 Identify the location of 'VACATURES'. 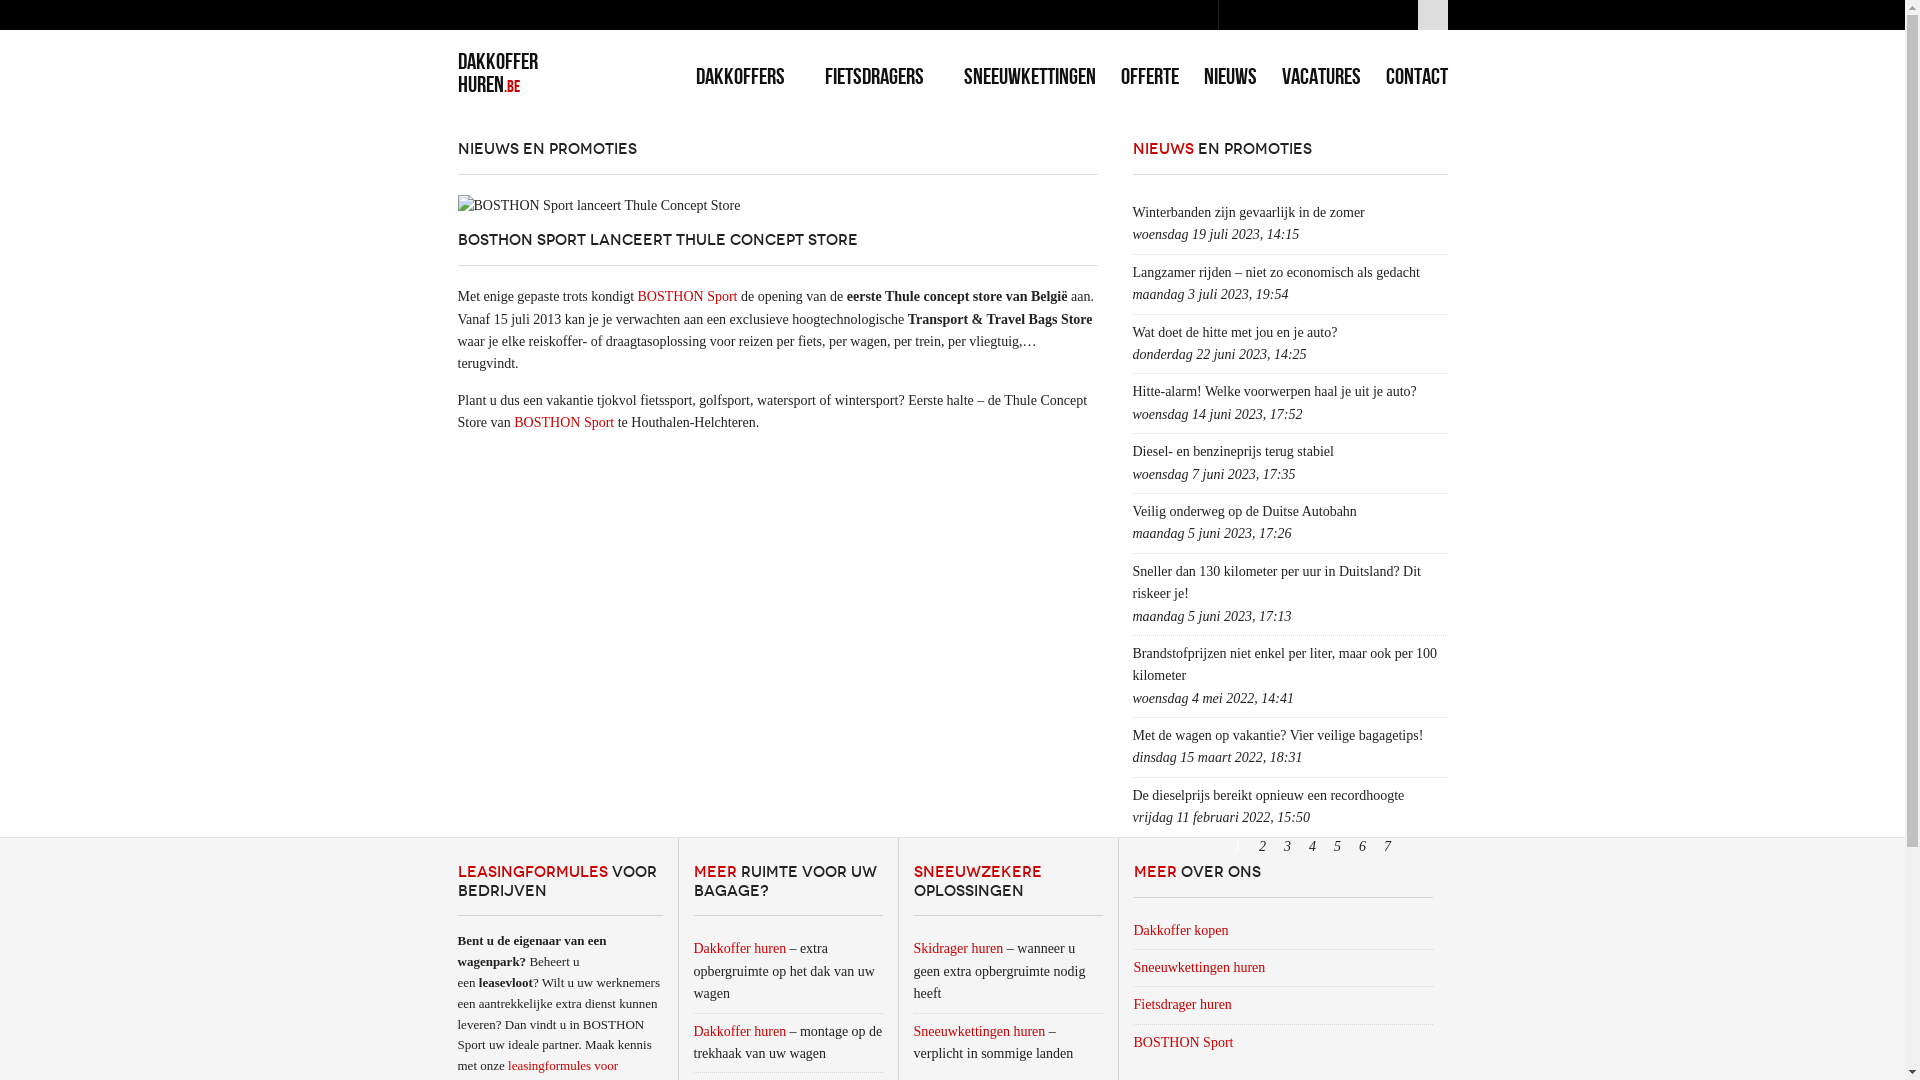
(1321, 75).